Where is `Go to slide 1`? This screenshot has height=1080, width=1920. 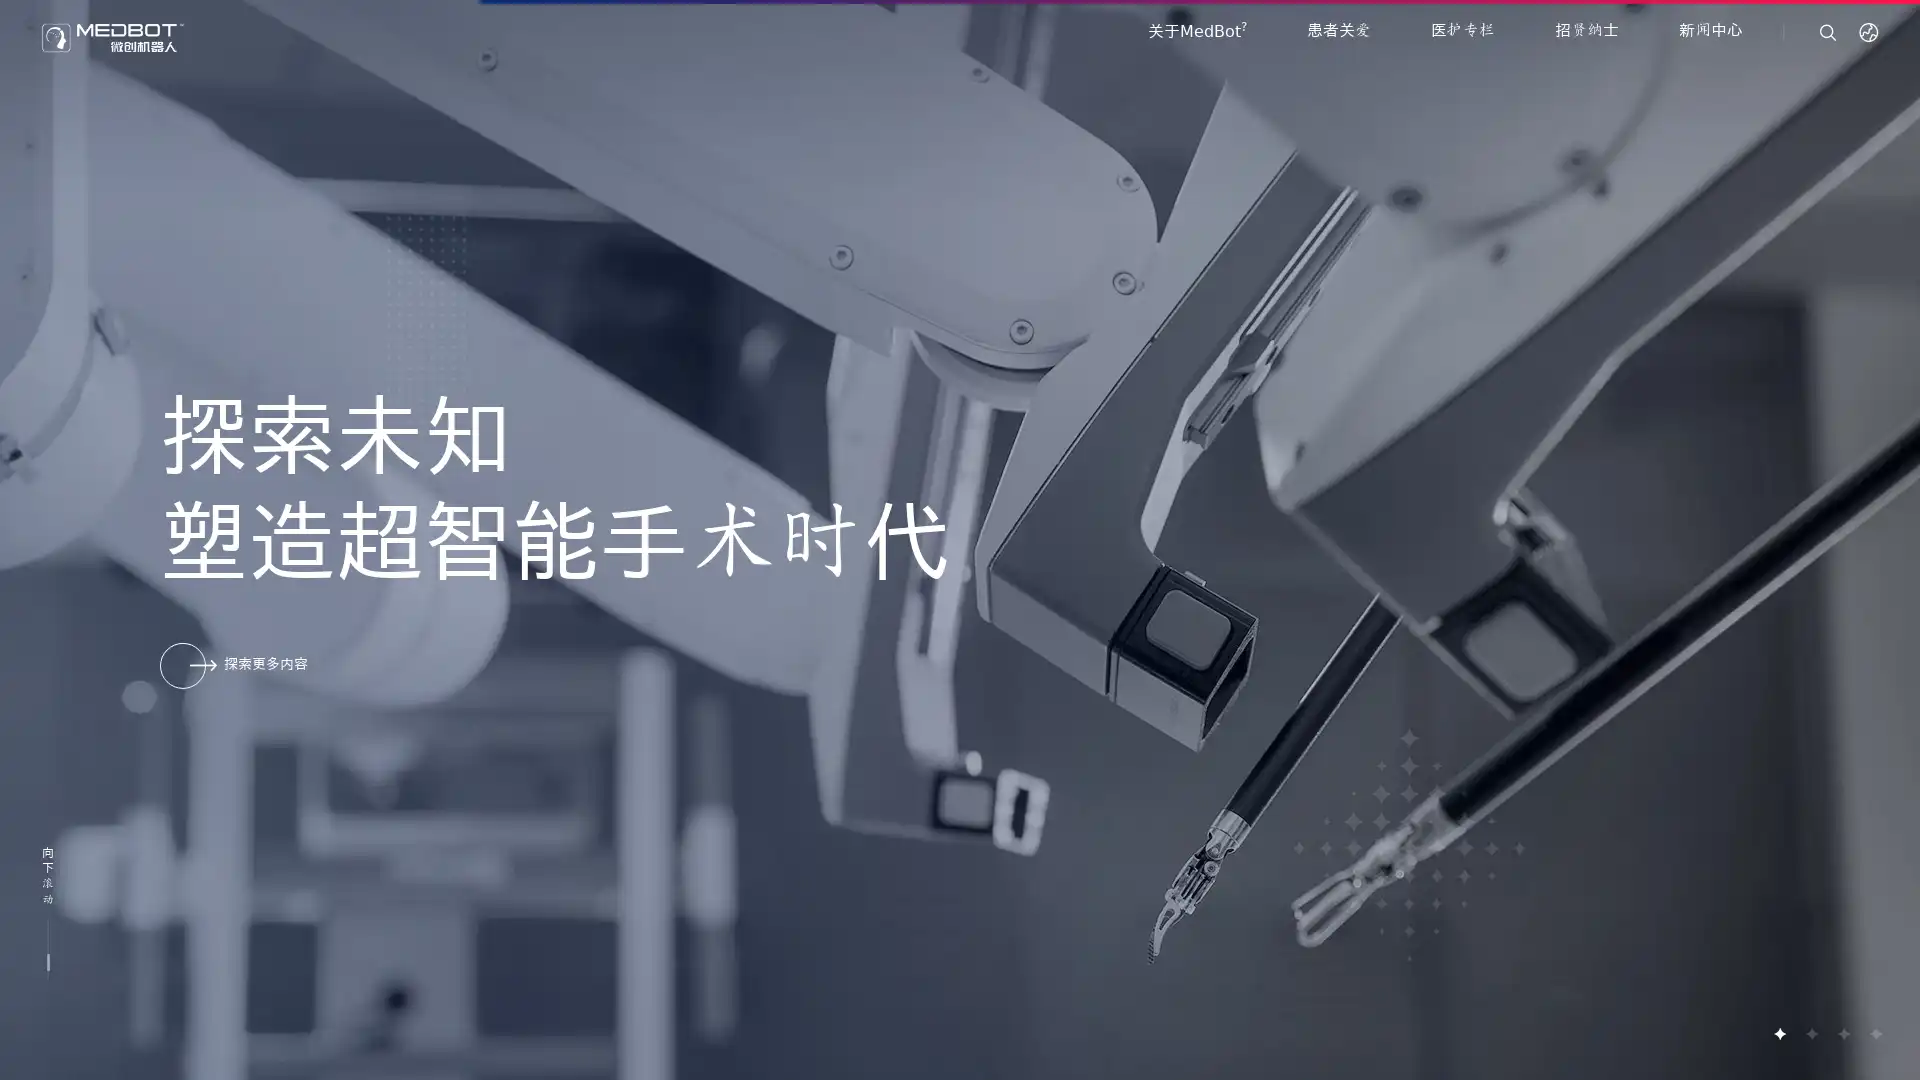 Go to slide 1 is located at coordinates (1779, 1033).